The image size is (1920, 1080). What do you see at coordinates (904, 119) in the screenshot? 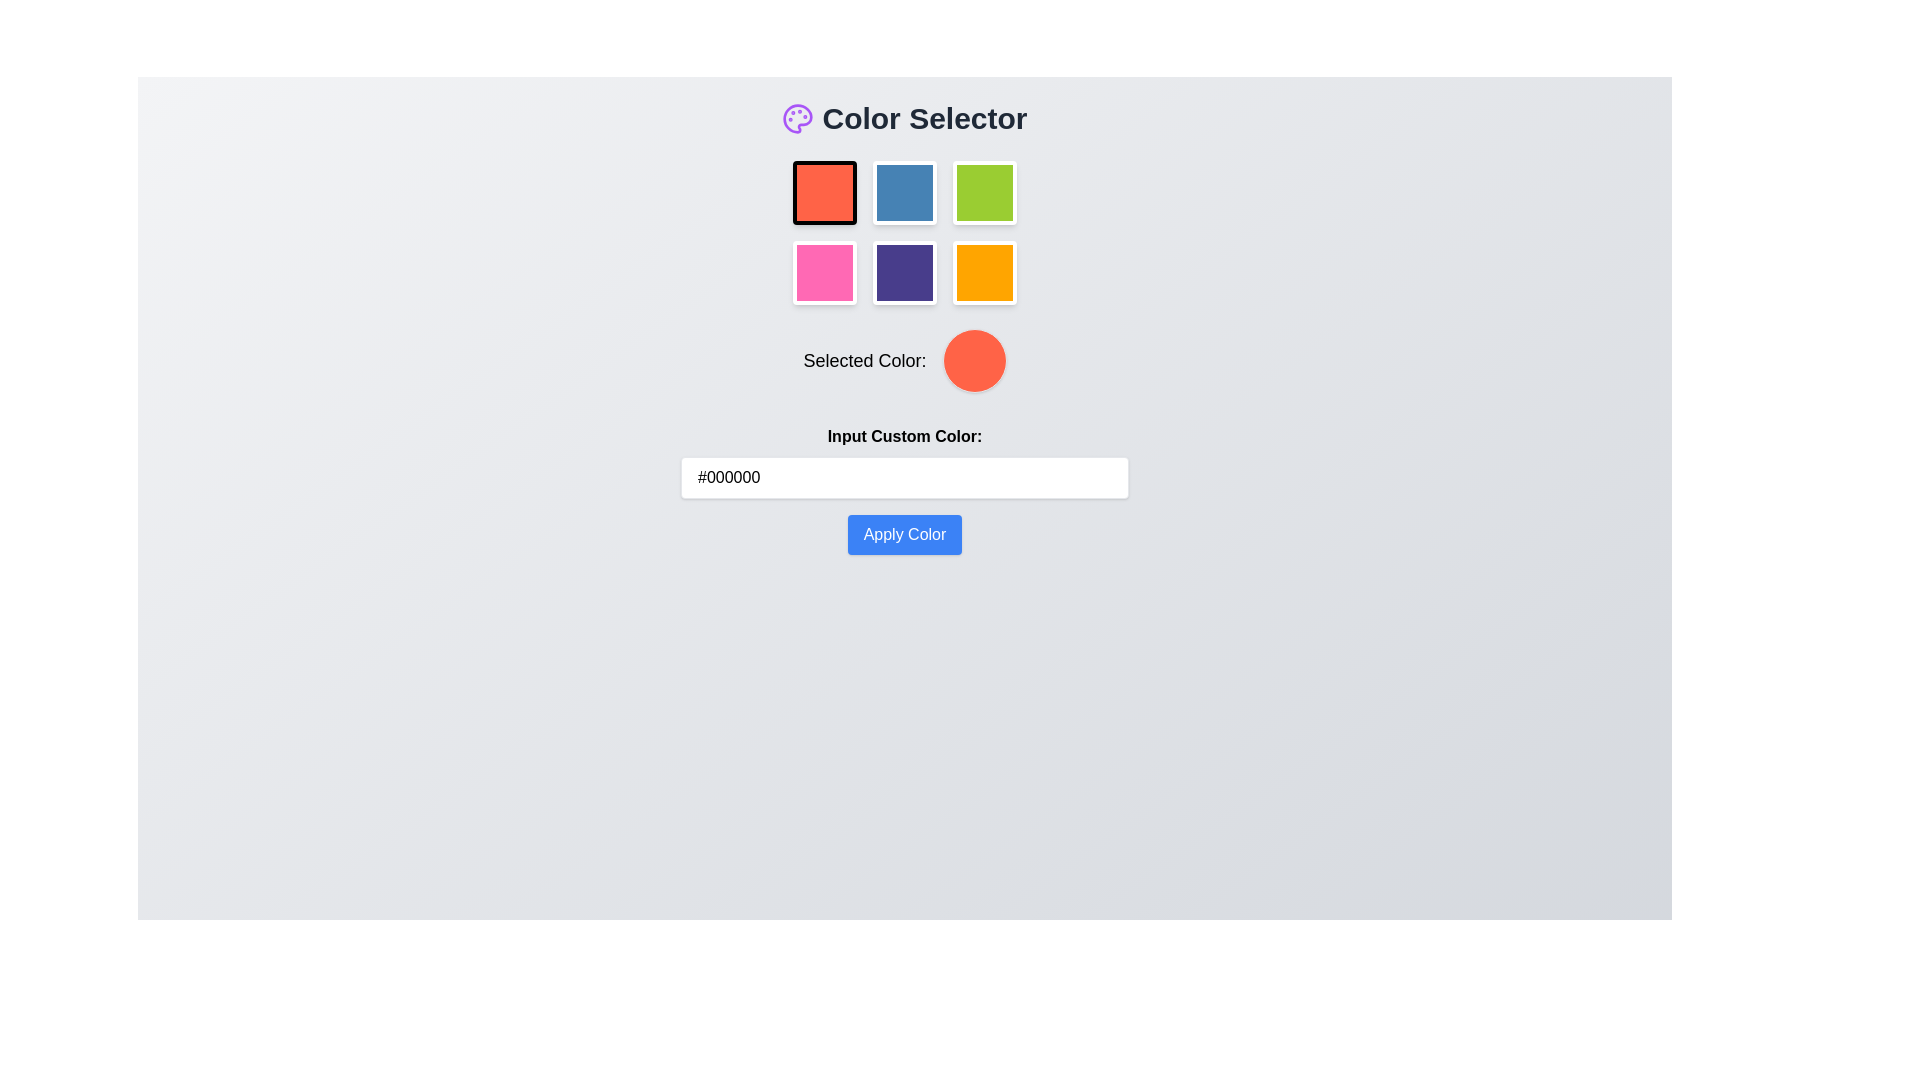
I see `the 'Color Selector' label, which displays the text in bold, 3xl font size with gray color, and is accompanied by a purple palette icon on its left` at bounding box center [904, 119].